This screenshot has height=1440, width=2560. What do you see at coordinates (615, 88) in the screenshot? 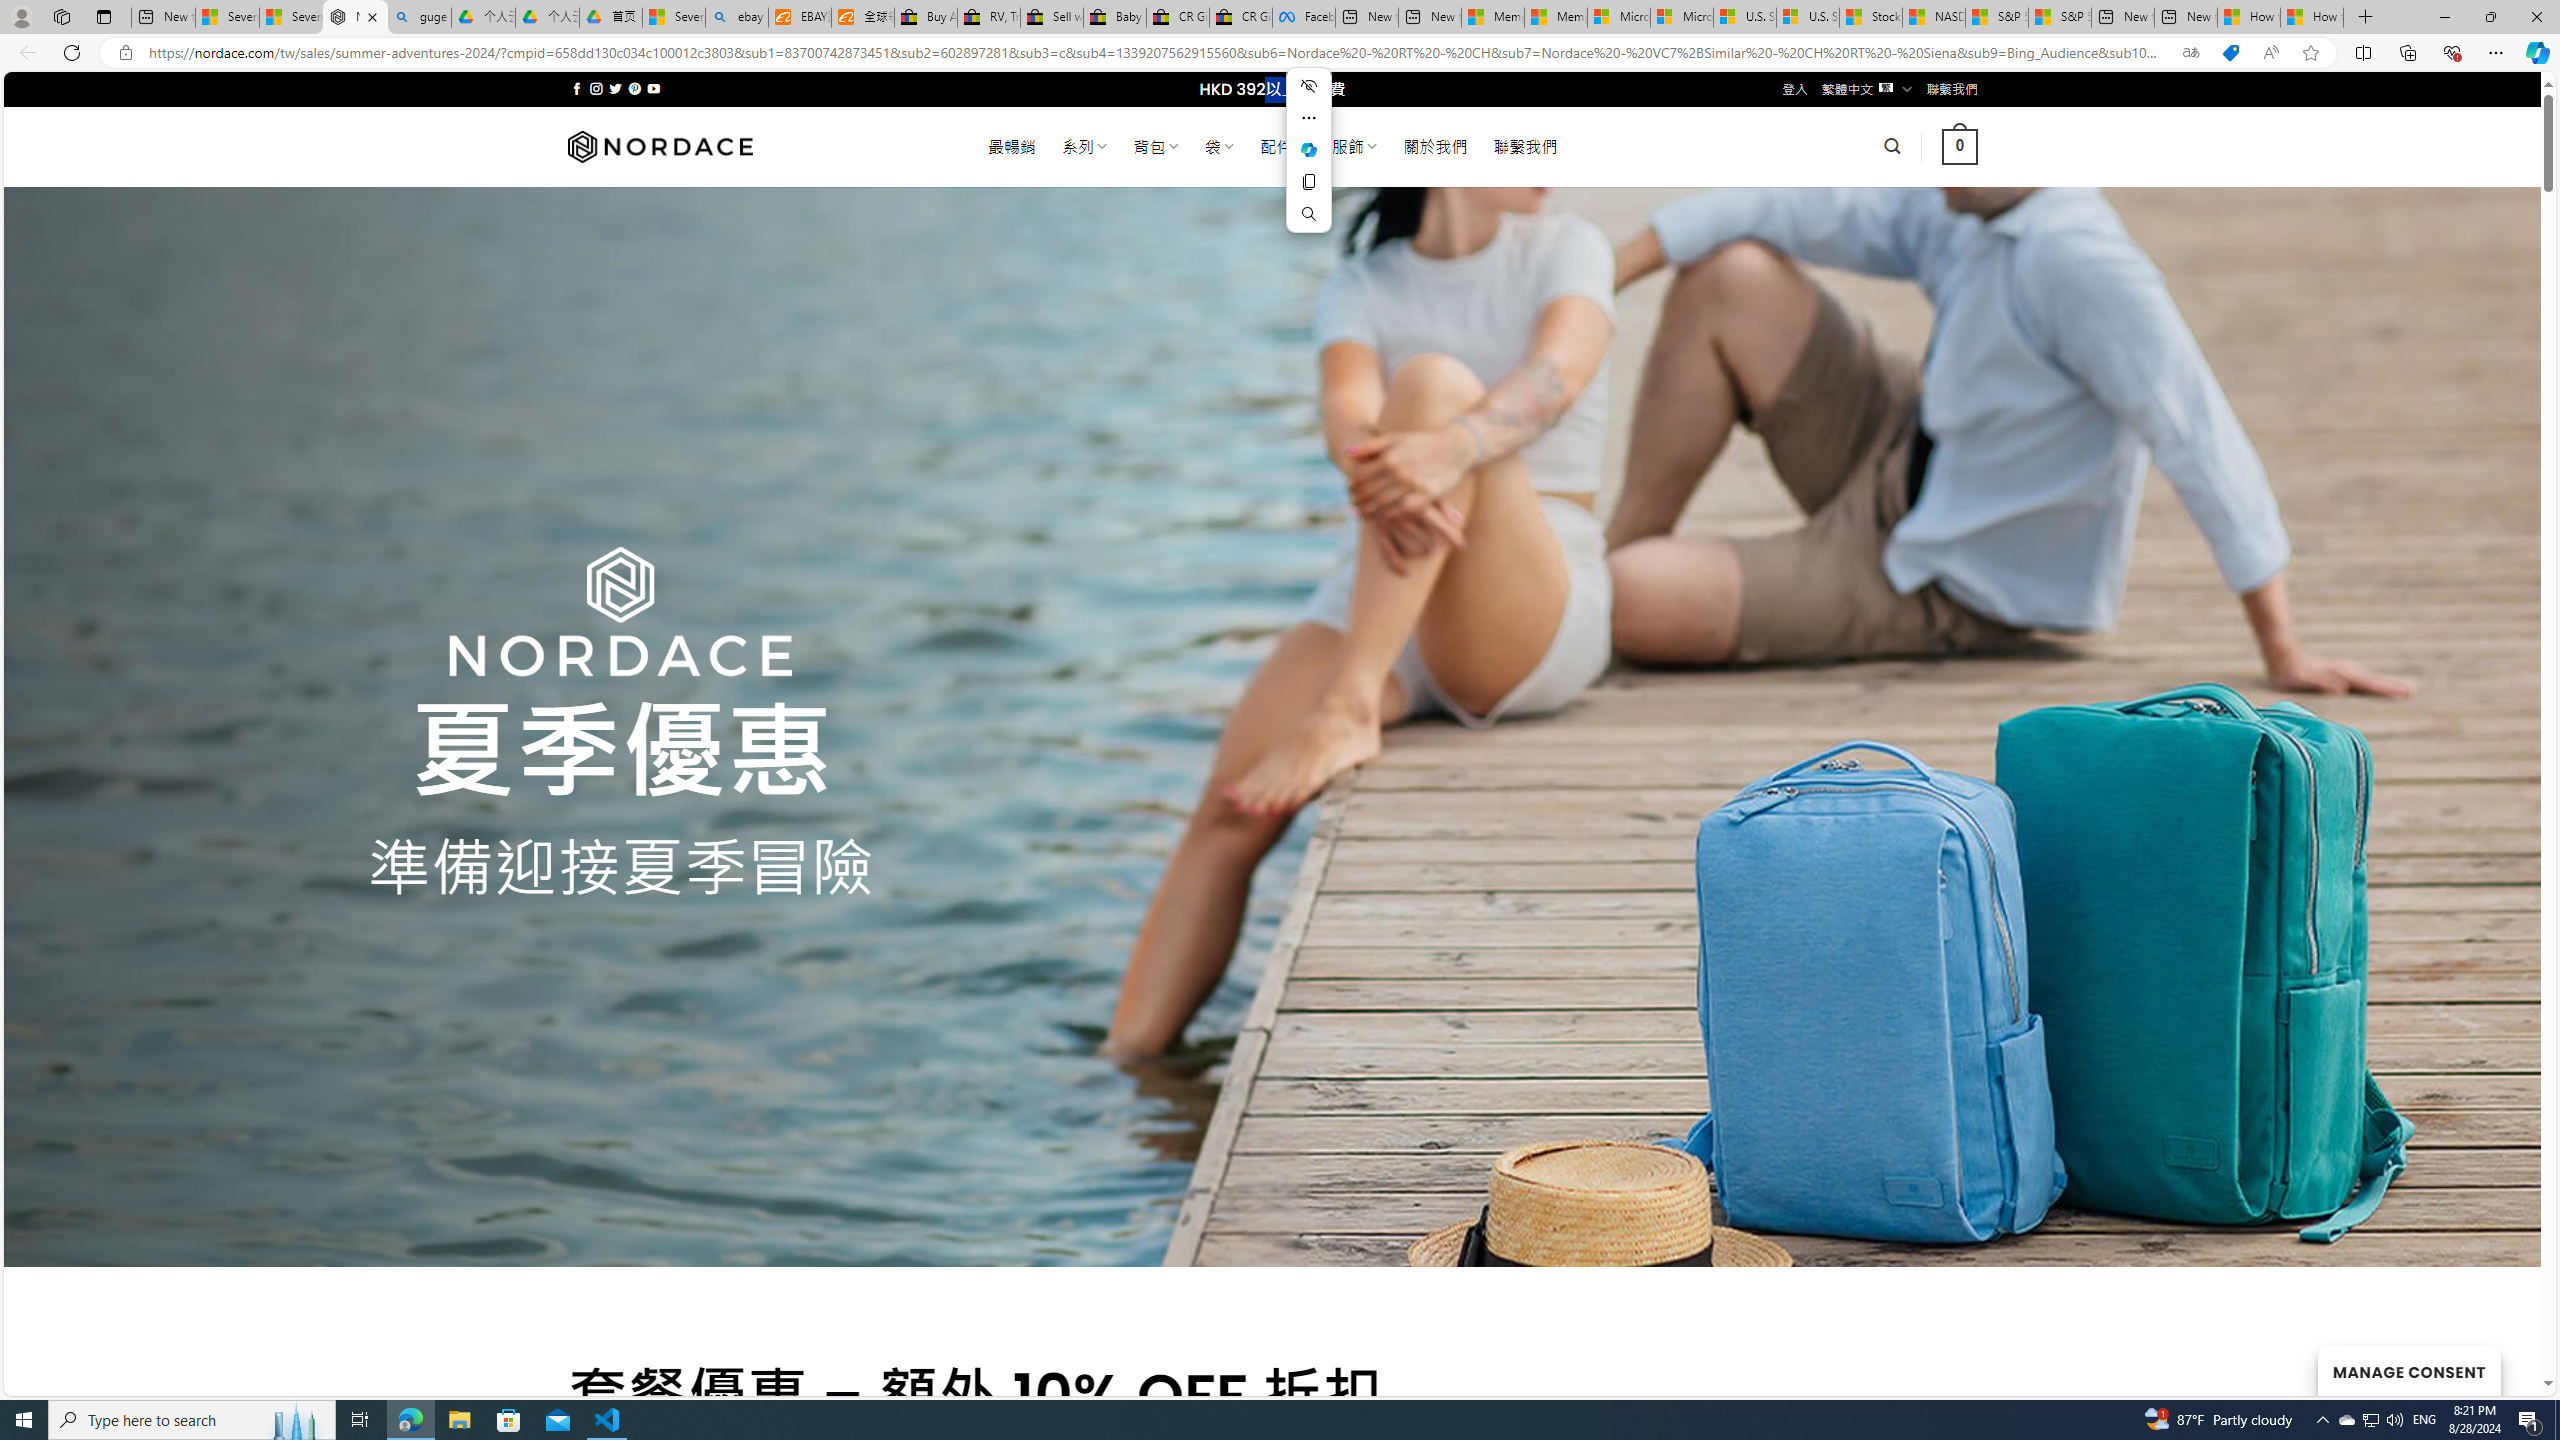
I see `'Follow on Twitter'` at bounding box center [615, 88].